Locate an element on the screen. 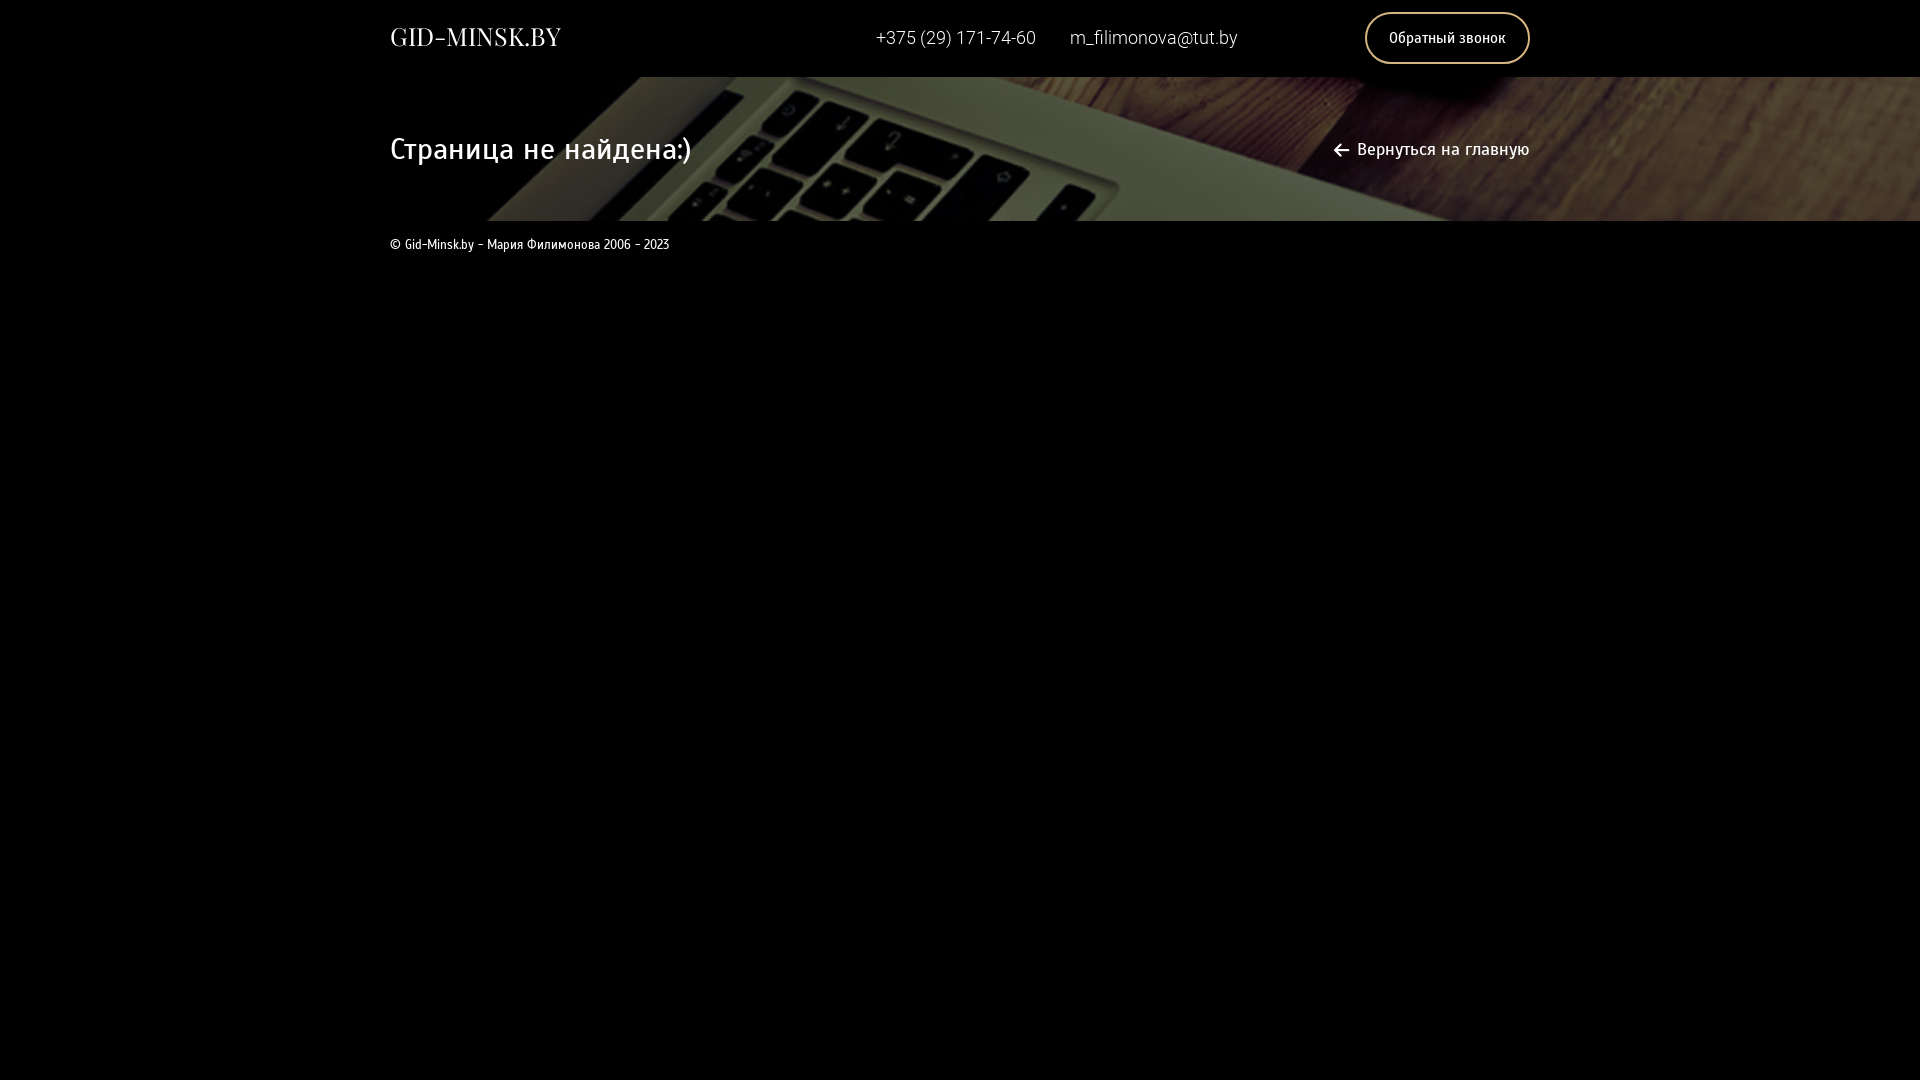 This screenshot has width=1920, height=1080. 'GID-MINSK.BY' is located at coordinates (389, 35).